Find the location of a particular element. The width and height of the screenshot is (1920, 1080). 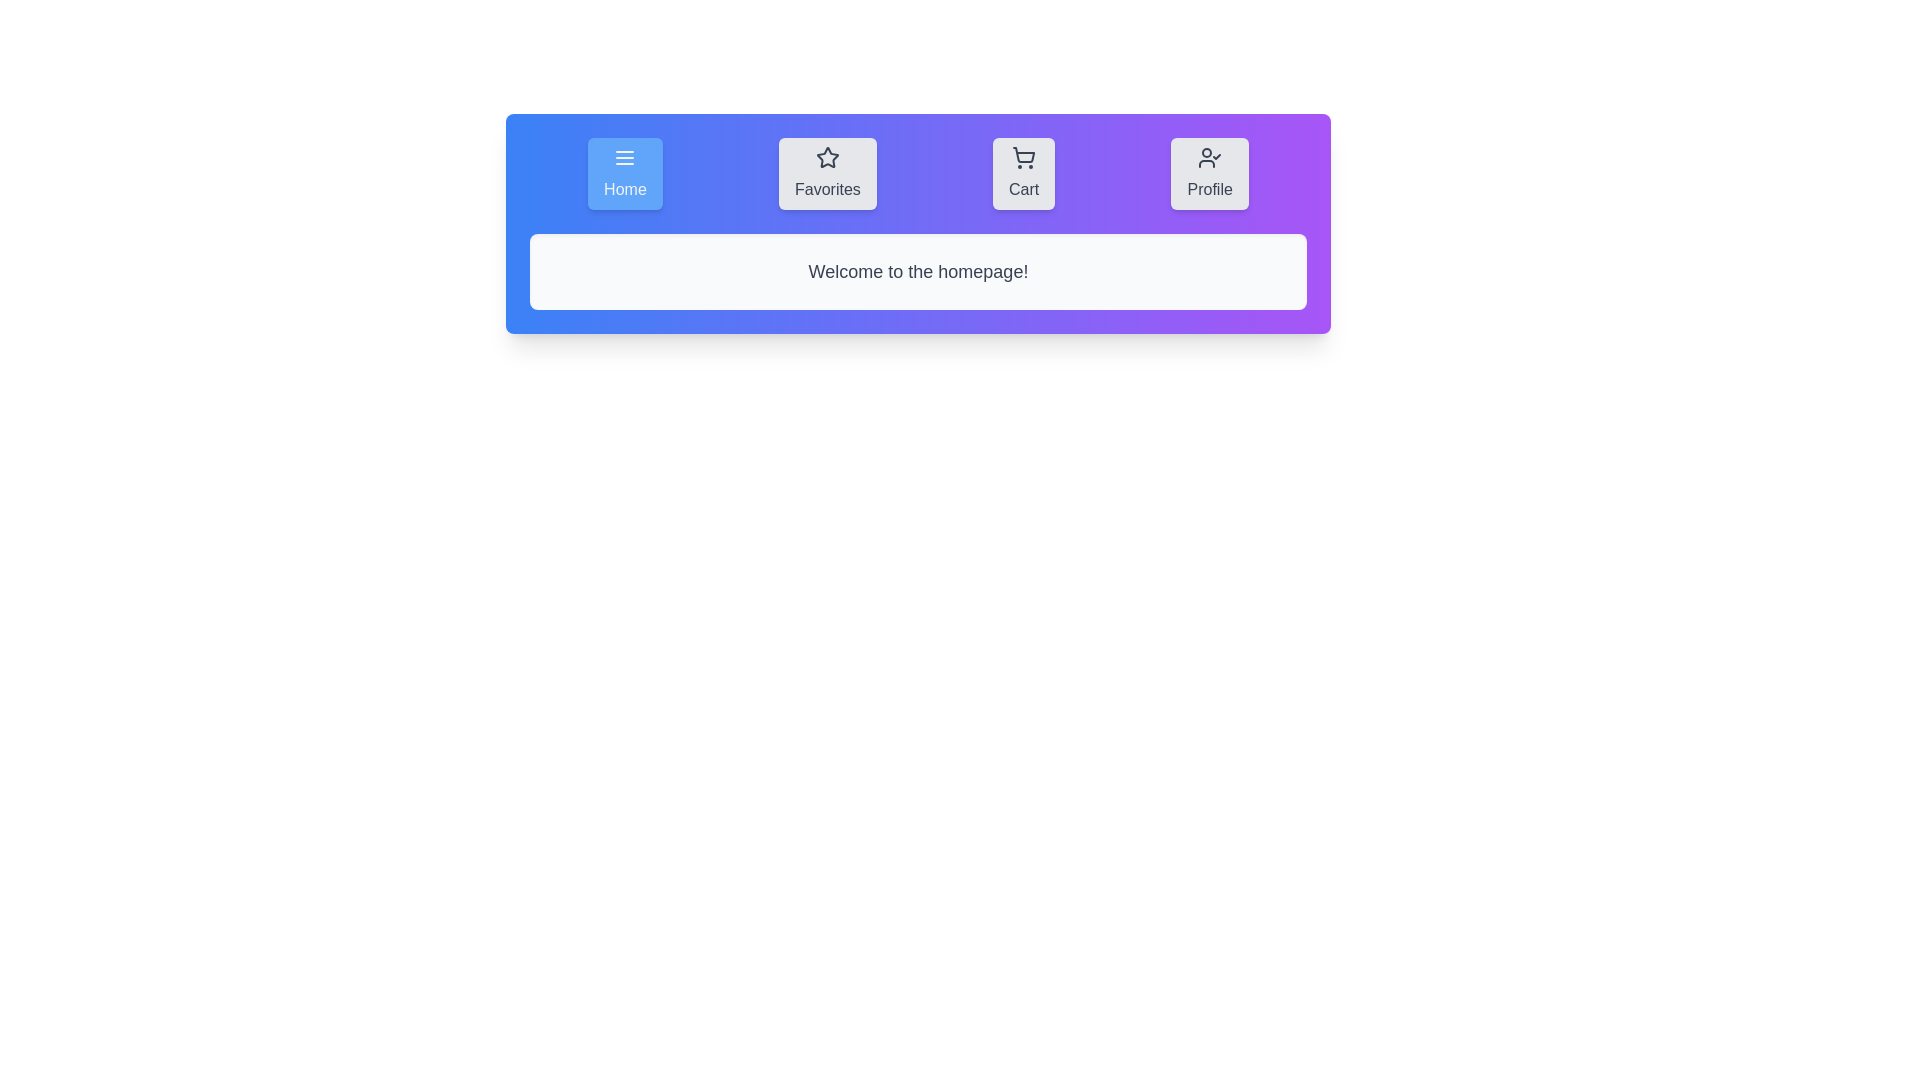

welcome message displayed in the text-based information area of the central navigation and greeting component is located at coordinates (917, 223).